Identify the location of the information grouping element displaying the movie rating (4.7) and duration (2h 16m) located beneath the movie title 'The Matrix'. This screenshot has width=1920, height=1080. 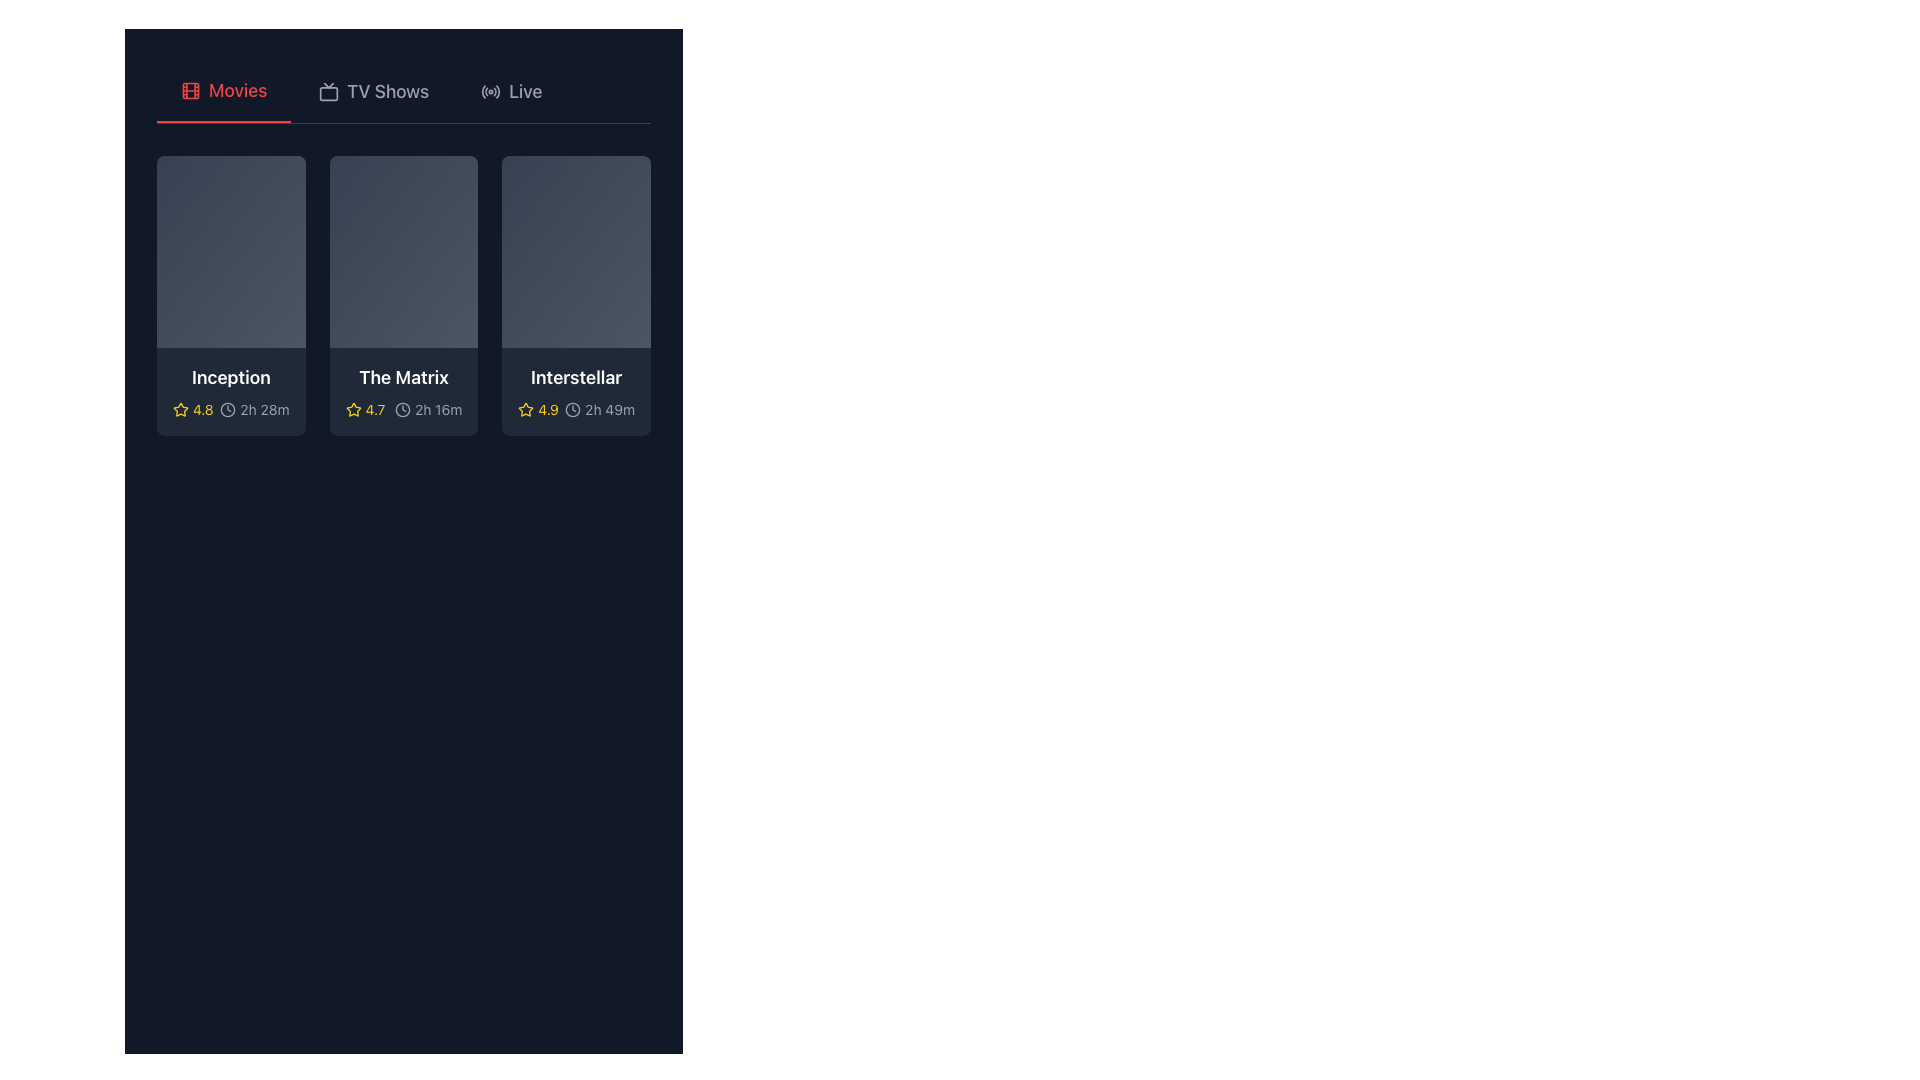
(402, 408).